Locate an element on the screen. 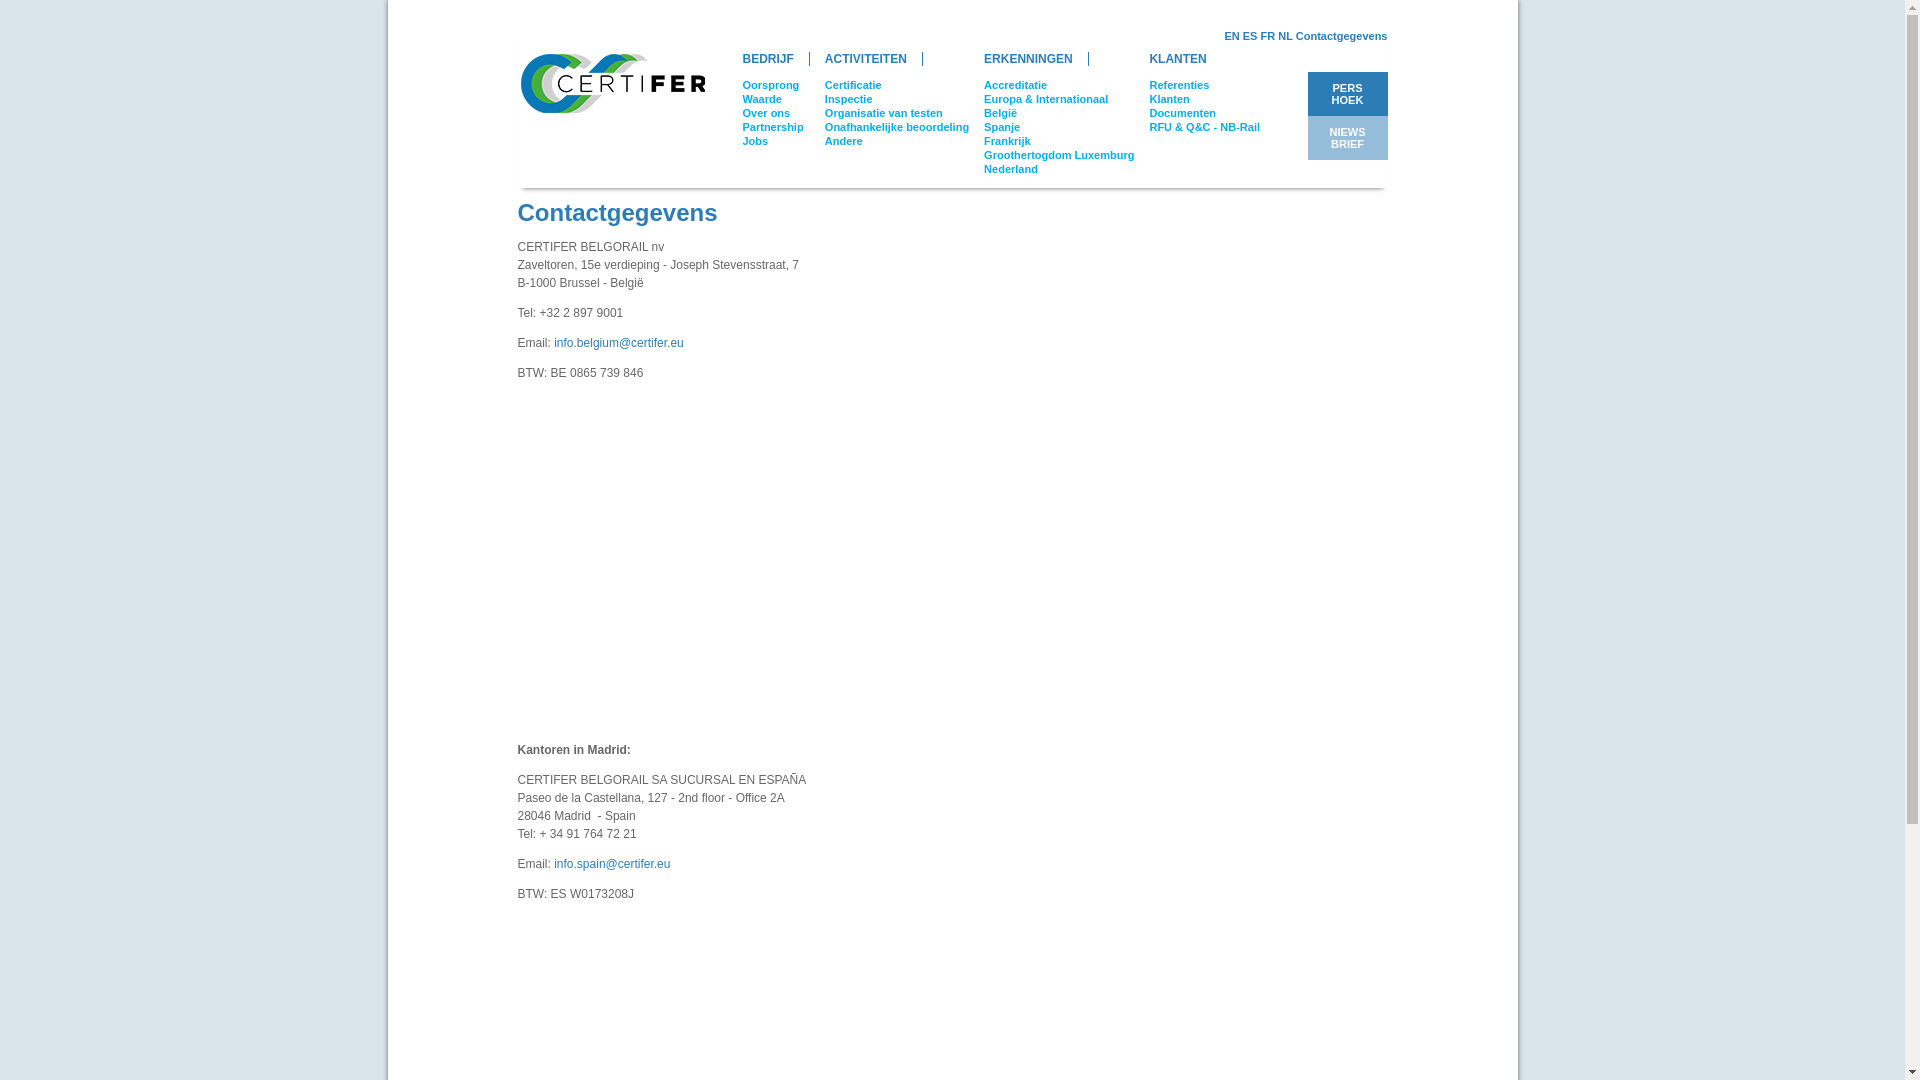 The height and width of the screenshot is (1080, 1920). 'ERKENNINGEN' is located at coordinates (1028, 57).